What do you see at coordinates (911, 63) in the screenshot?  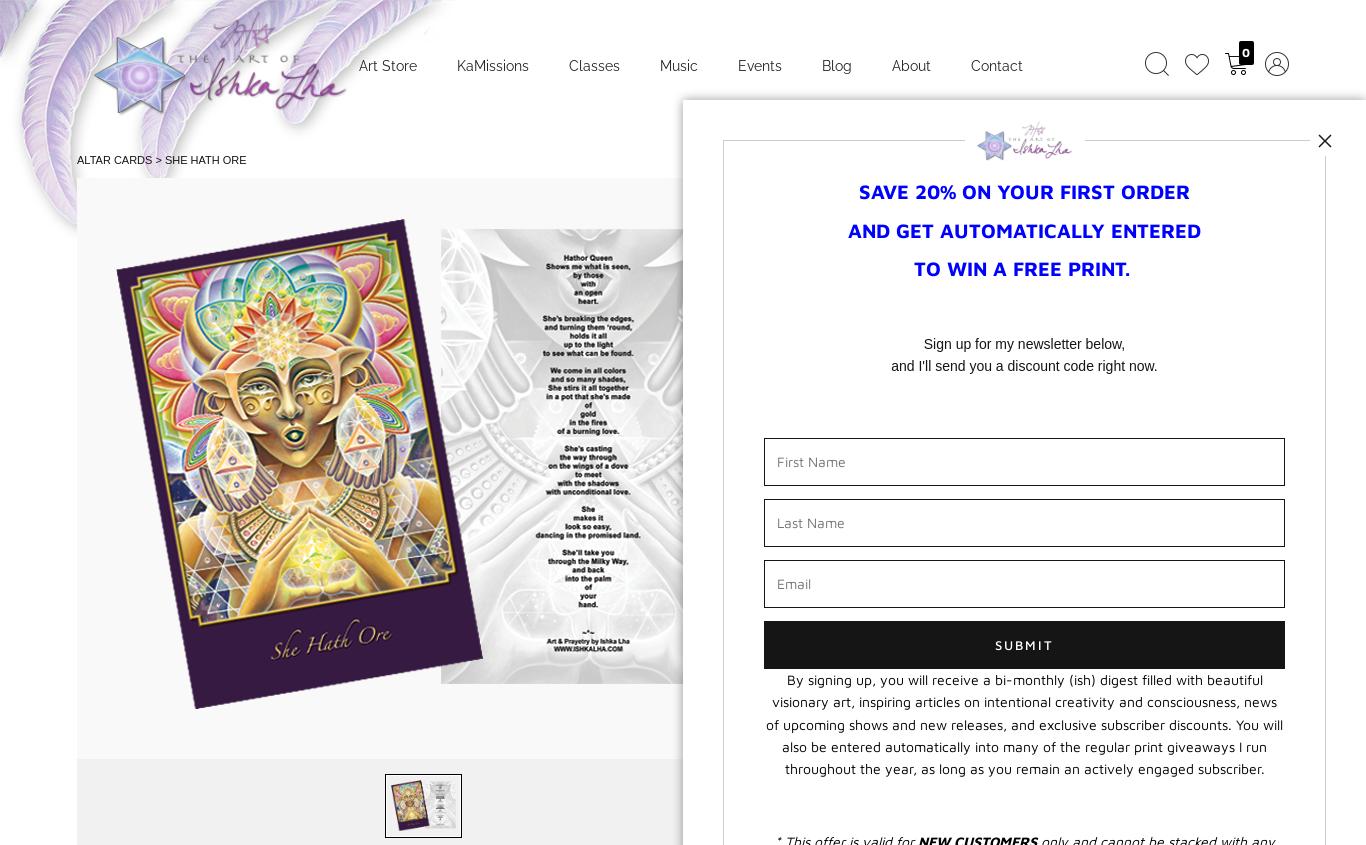 I see `'About'` at bounding box center [911, 63].